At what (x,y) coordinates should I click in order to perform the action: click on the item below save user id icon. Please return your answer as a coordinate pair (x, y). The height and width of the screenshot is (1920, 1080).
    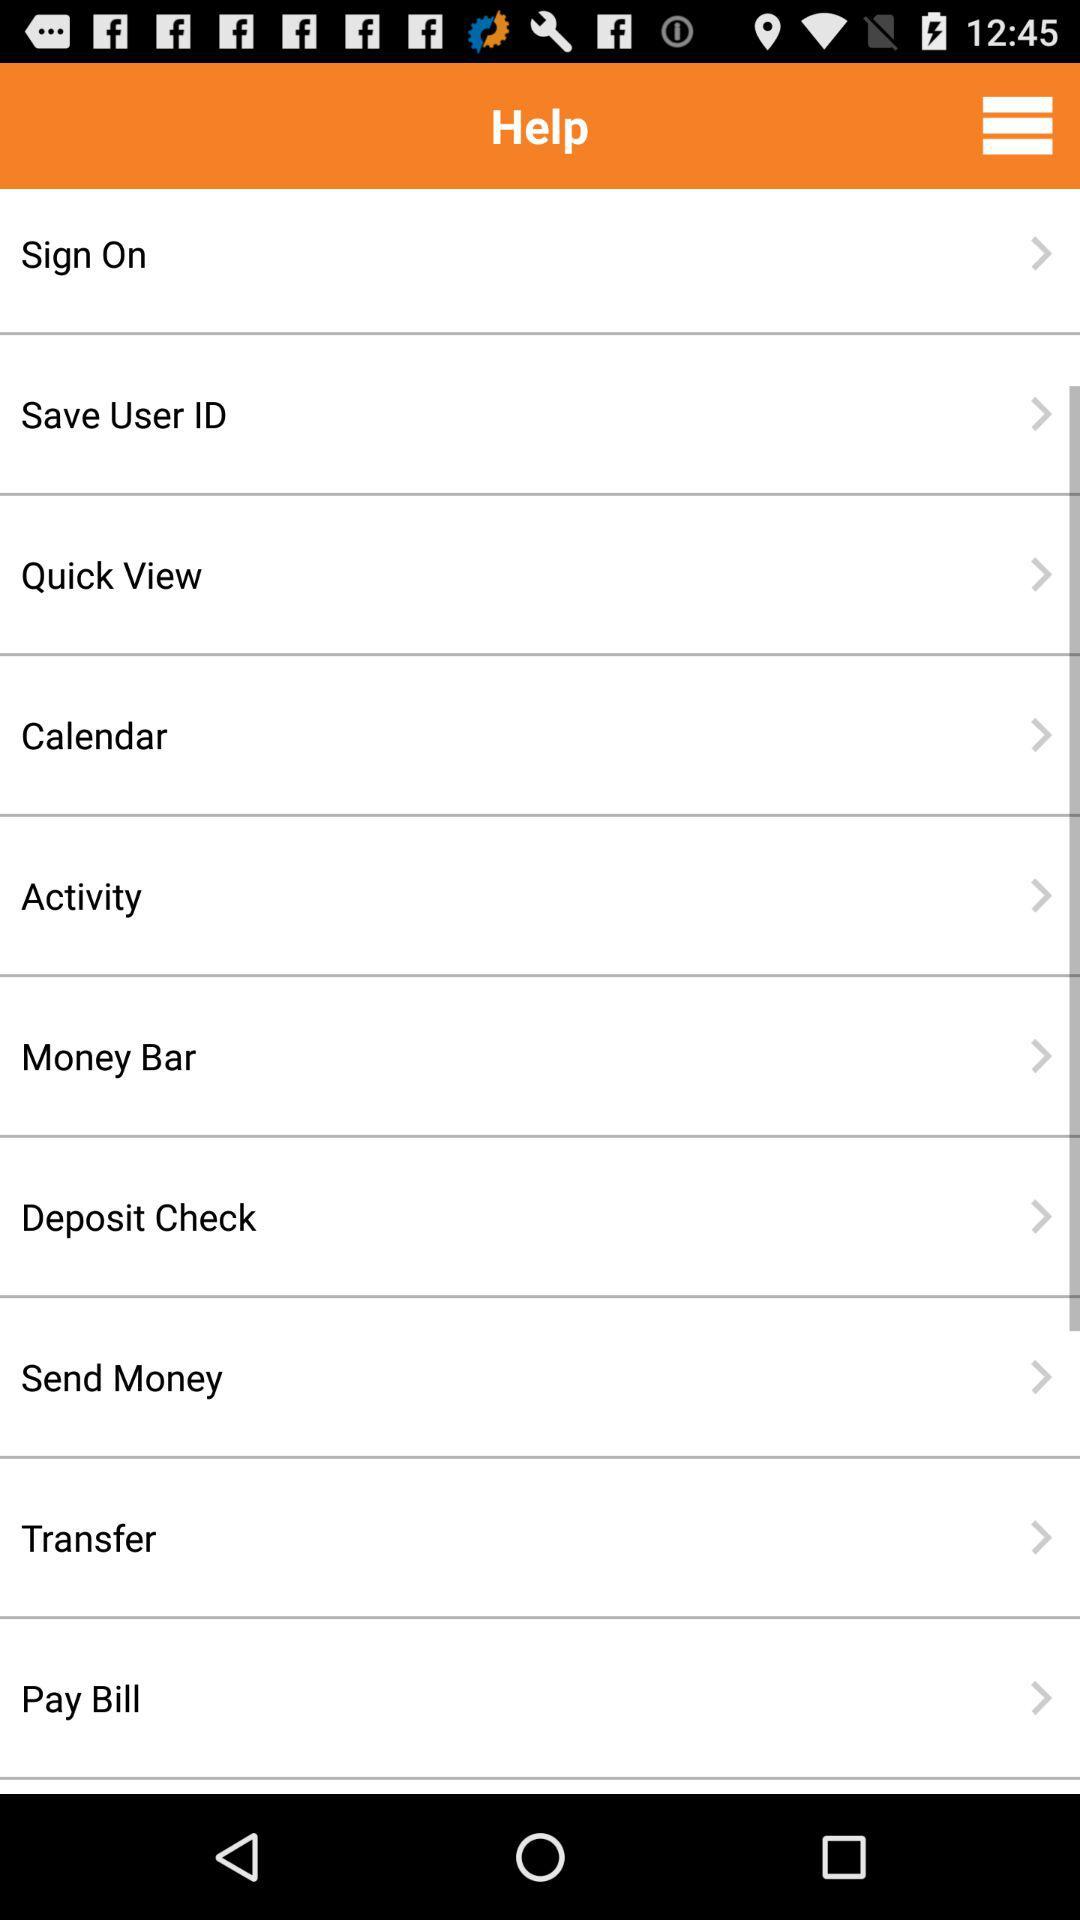
    Looking at the image, I should click on (475, 573).